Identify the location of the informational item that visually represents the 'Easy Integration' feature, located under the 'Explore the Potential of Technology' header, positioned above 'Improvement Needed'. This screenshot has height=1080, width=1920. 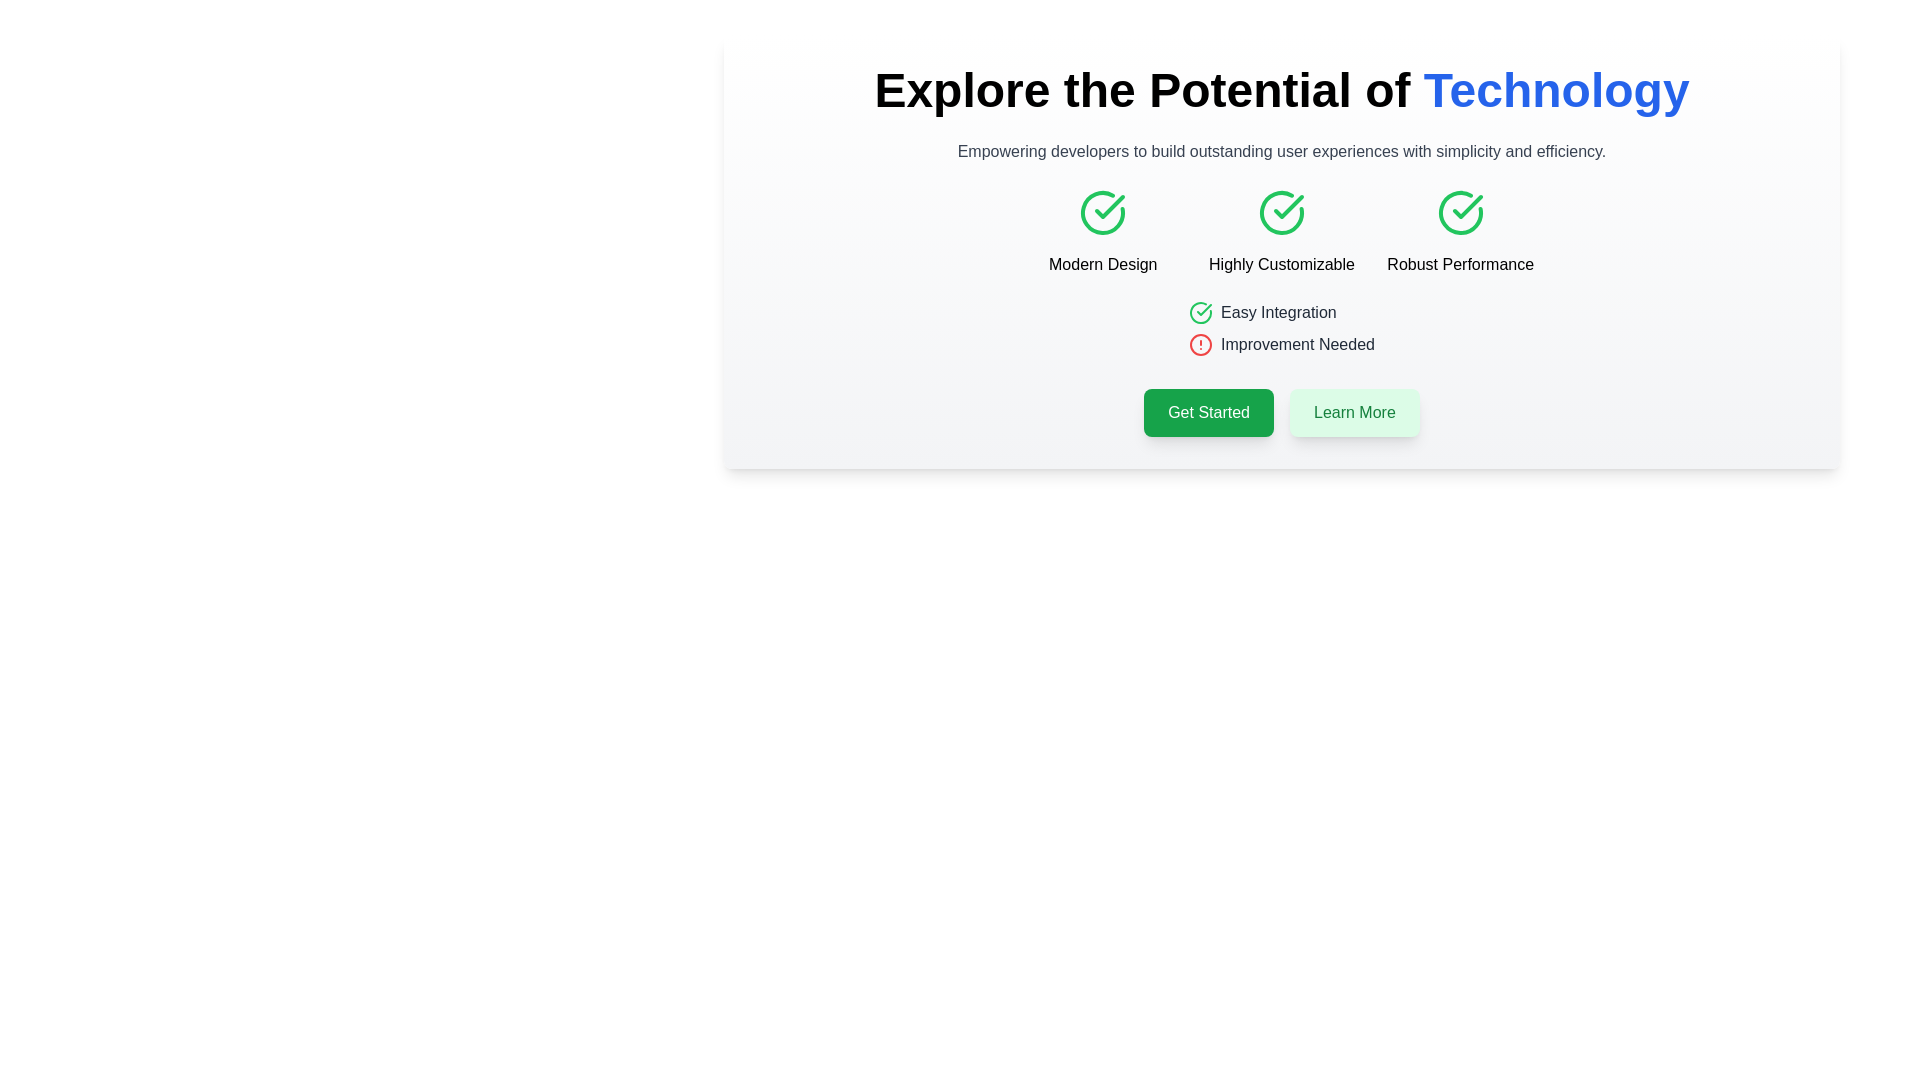
(1281, 312).